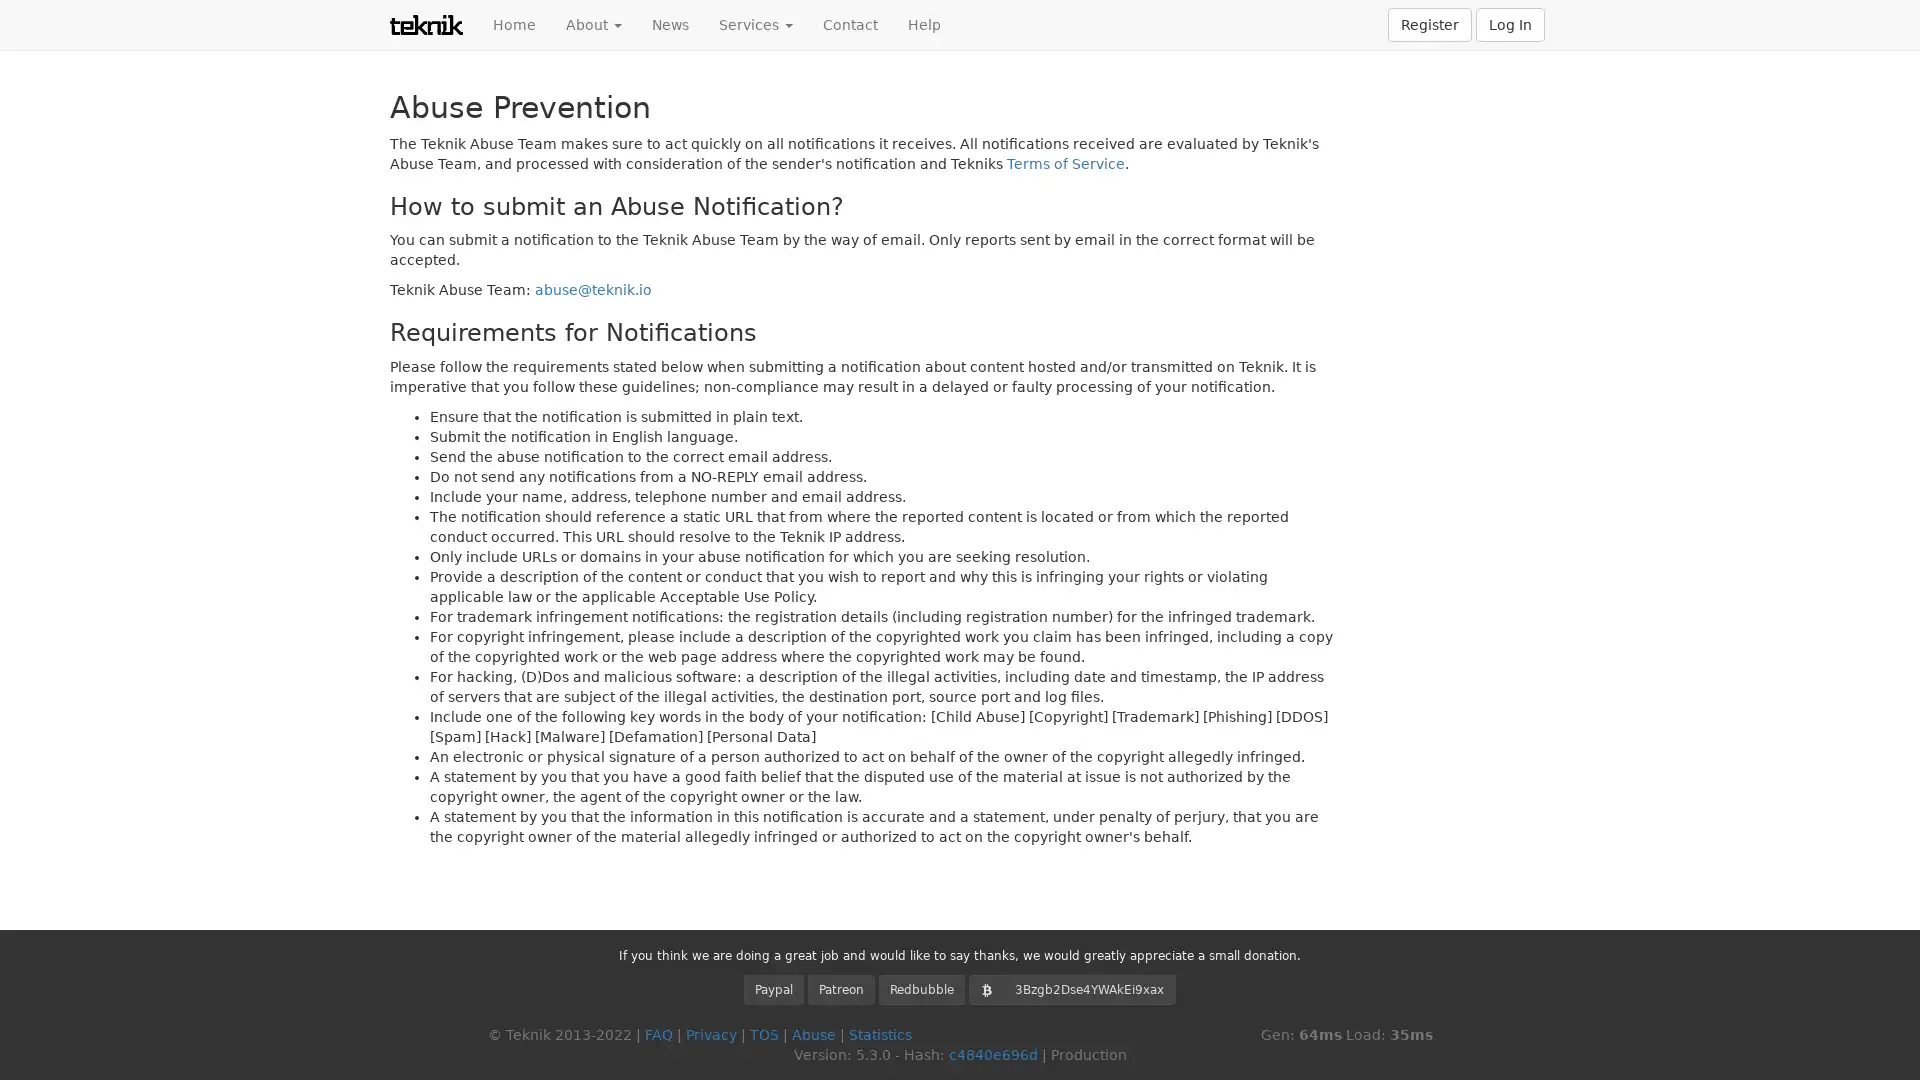 The width and height of the screenshot is (1920, 1080). I want to click on Patreon, so click(841, 990).